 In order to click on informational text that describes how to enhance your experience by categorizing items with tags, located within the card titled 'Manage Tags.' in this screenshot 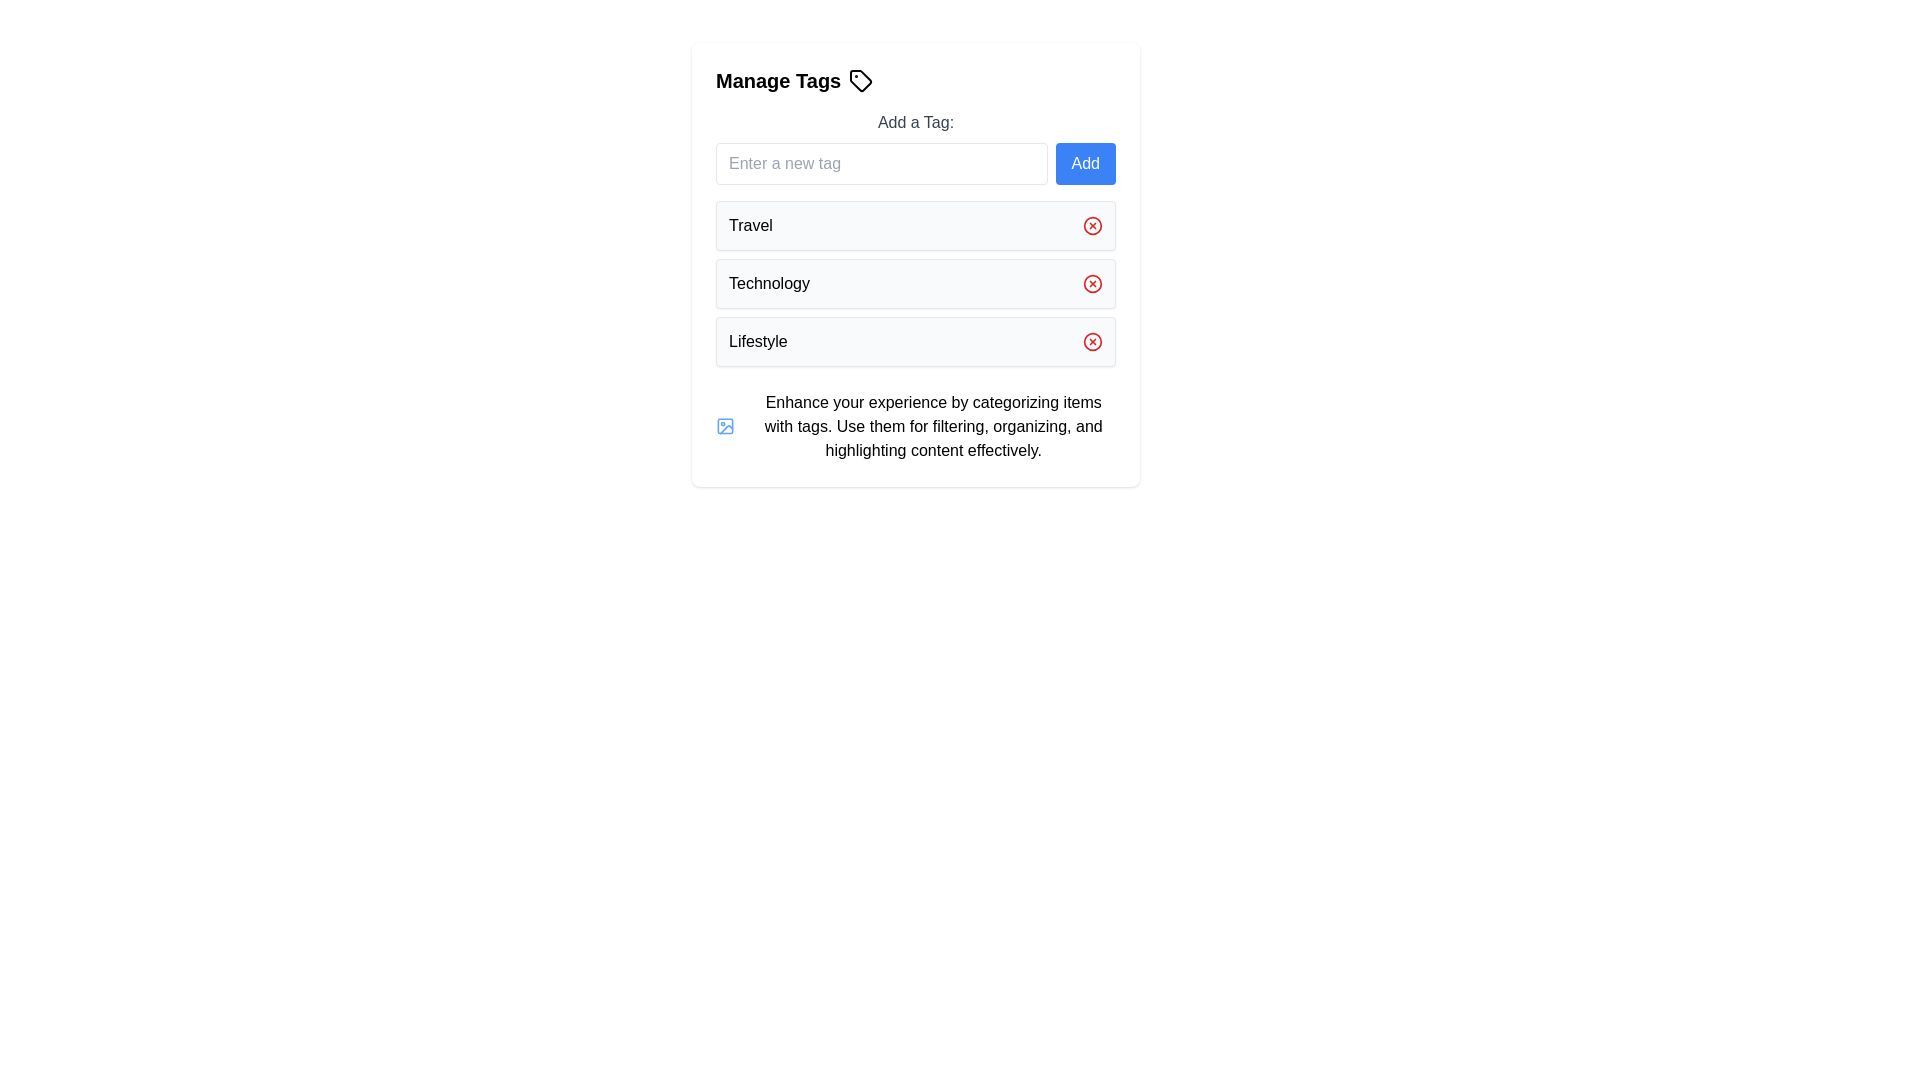, I will do `click(915, 426)`.